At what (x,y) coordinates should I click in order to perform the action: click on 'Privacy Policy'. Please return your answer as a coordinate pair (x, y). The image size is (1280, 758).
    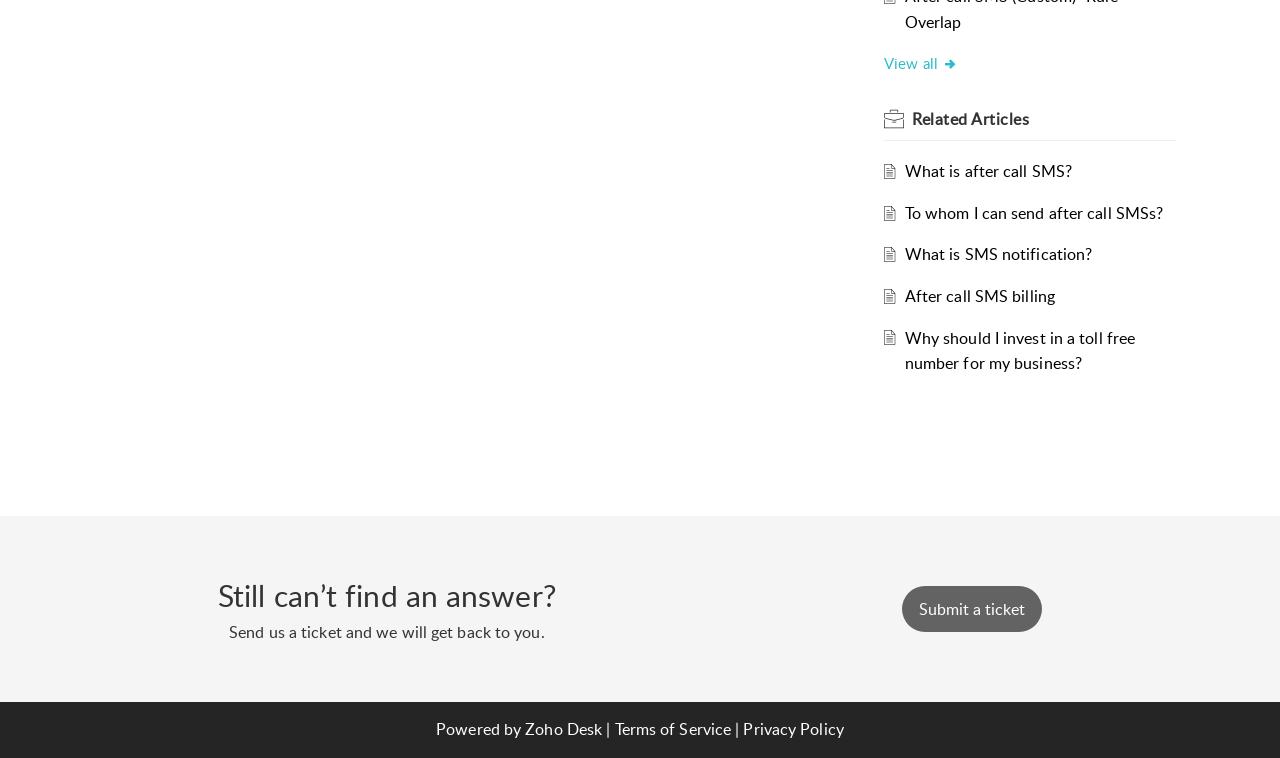
    Looking at the image, I should click on (791, 728).